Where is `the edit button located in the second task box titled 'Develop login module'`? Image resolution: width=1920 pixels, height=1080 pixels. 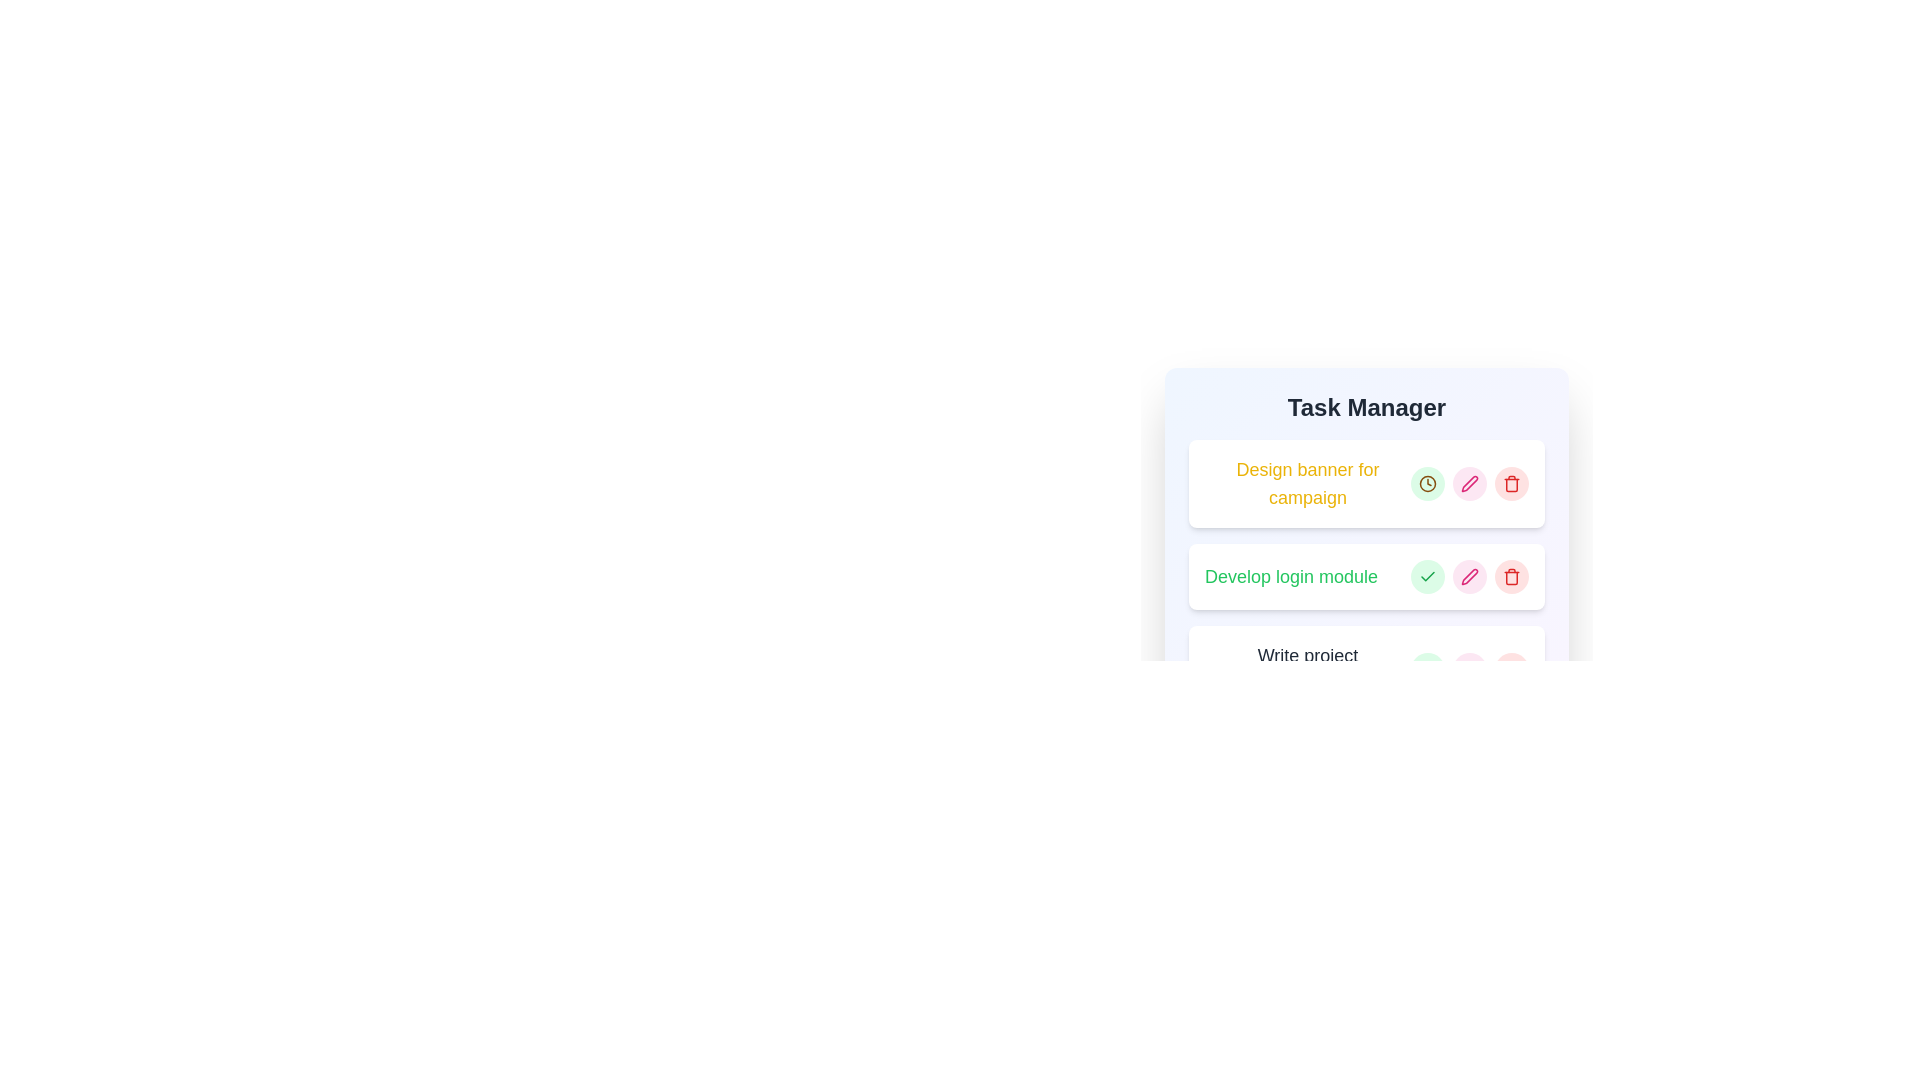 the edit button located in the second task box titled 'Develop login module' is located at coordinates (1469, 483).